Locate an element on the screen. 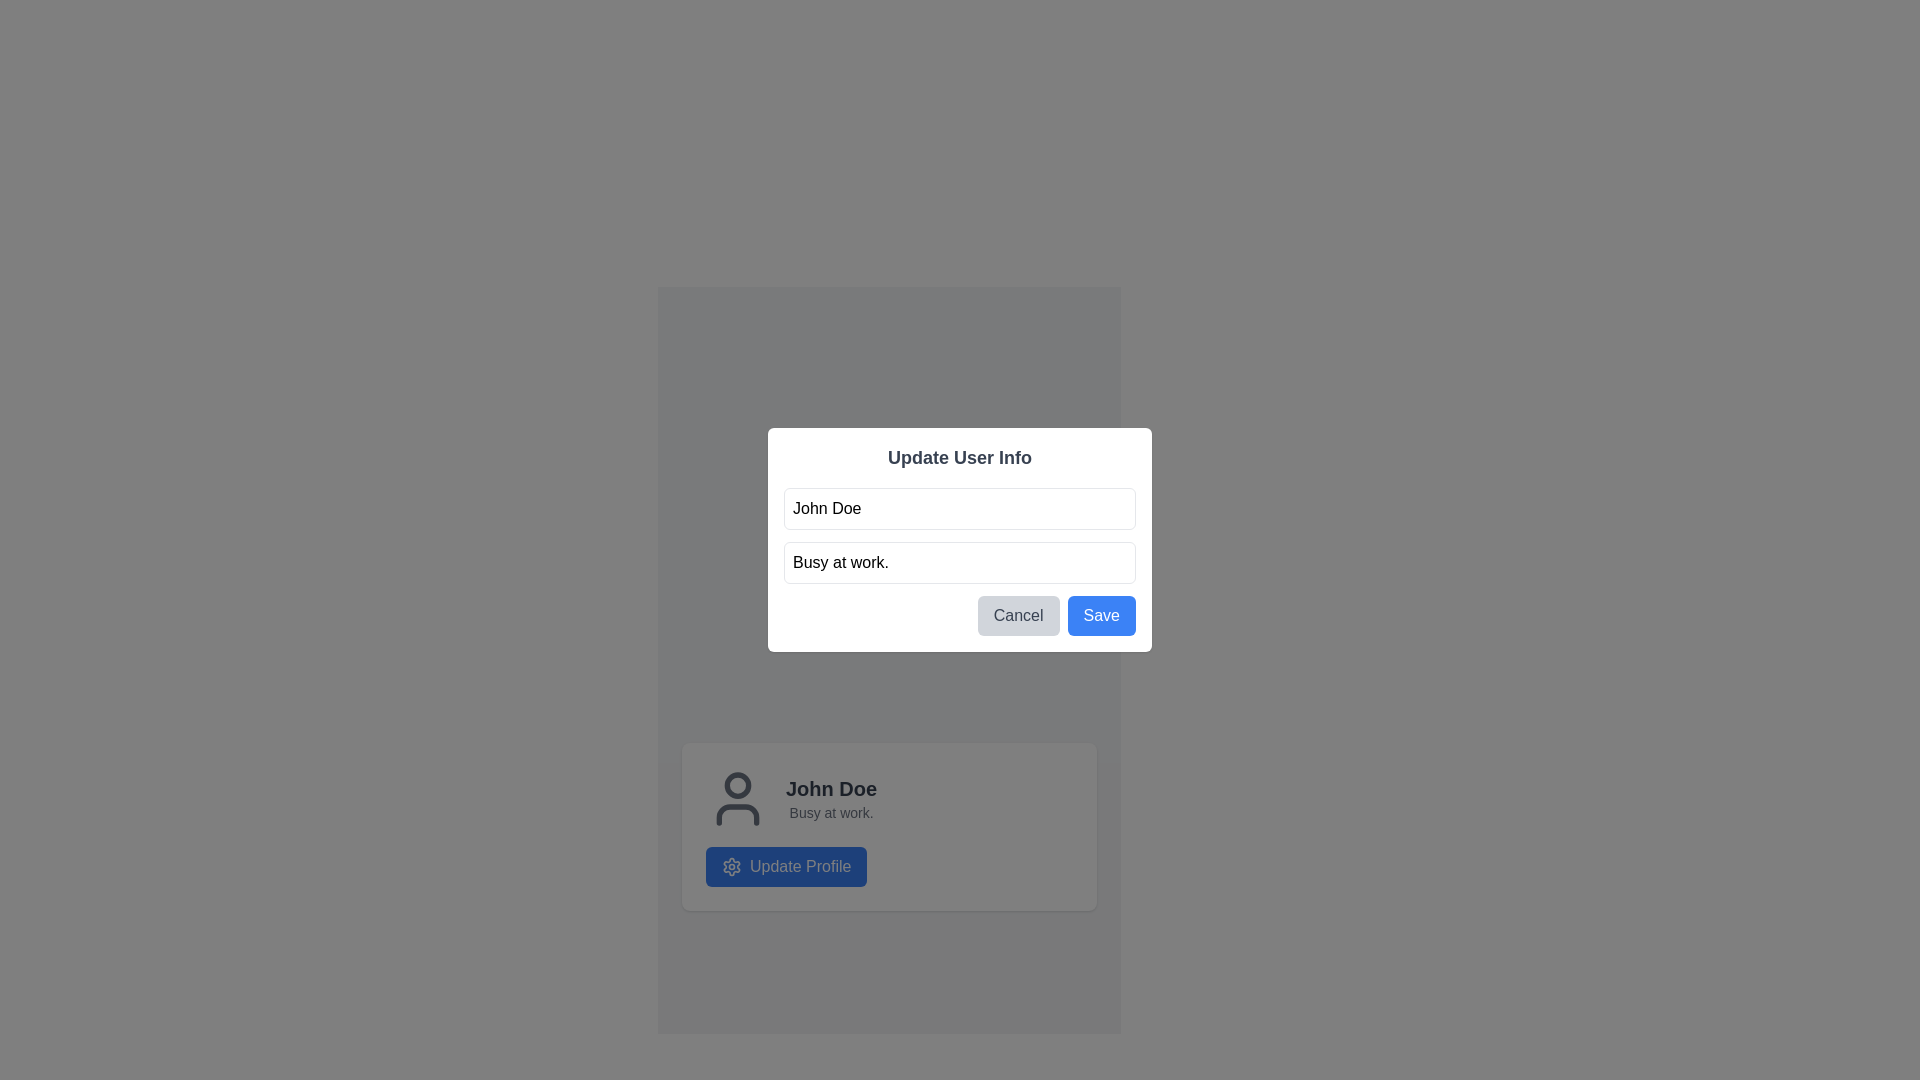 The image size is (1920, 1080). the user profile icon's head representation, which is a circle located at the upper section of the user silhouette is located at coordinates (737, 784).